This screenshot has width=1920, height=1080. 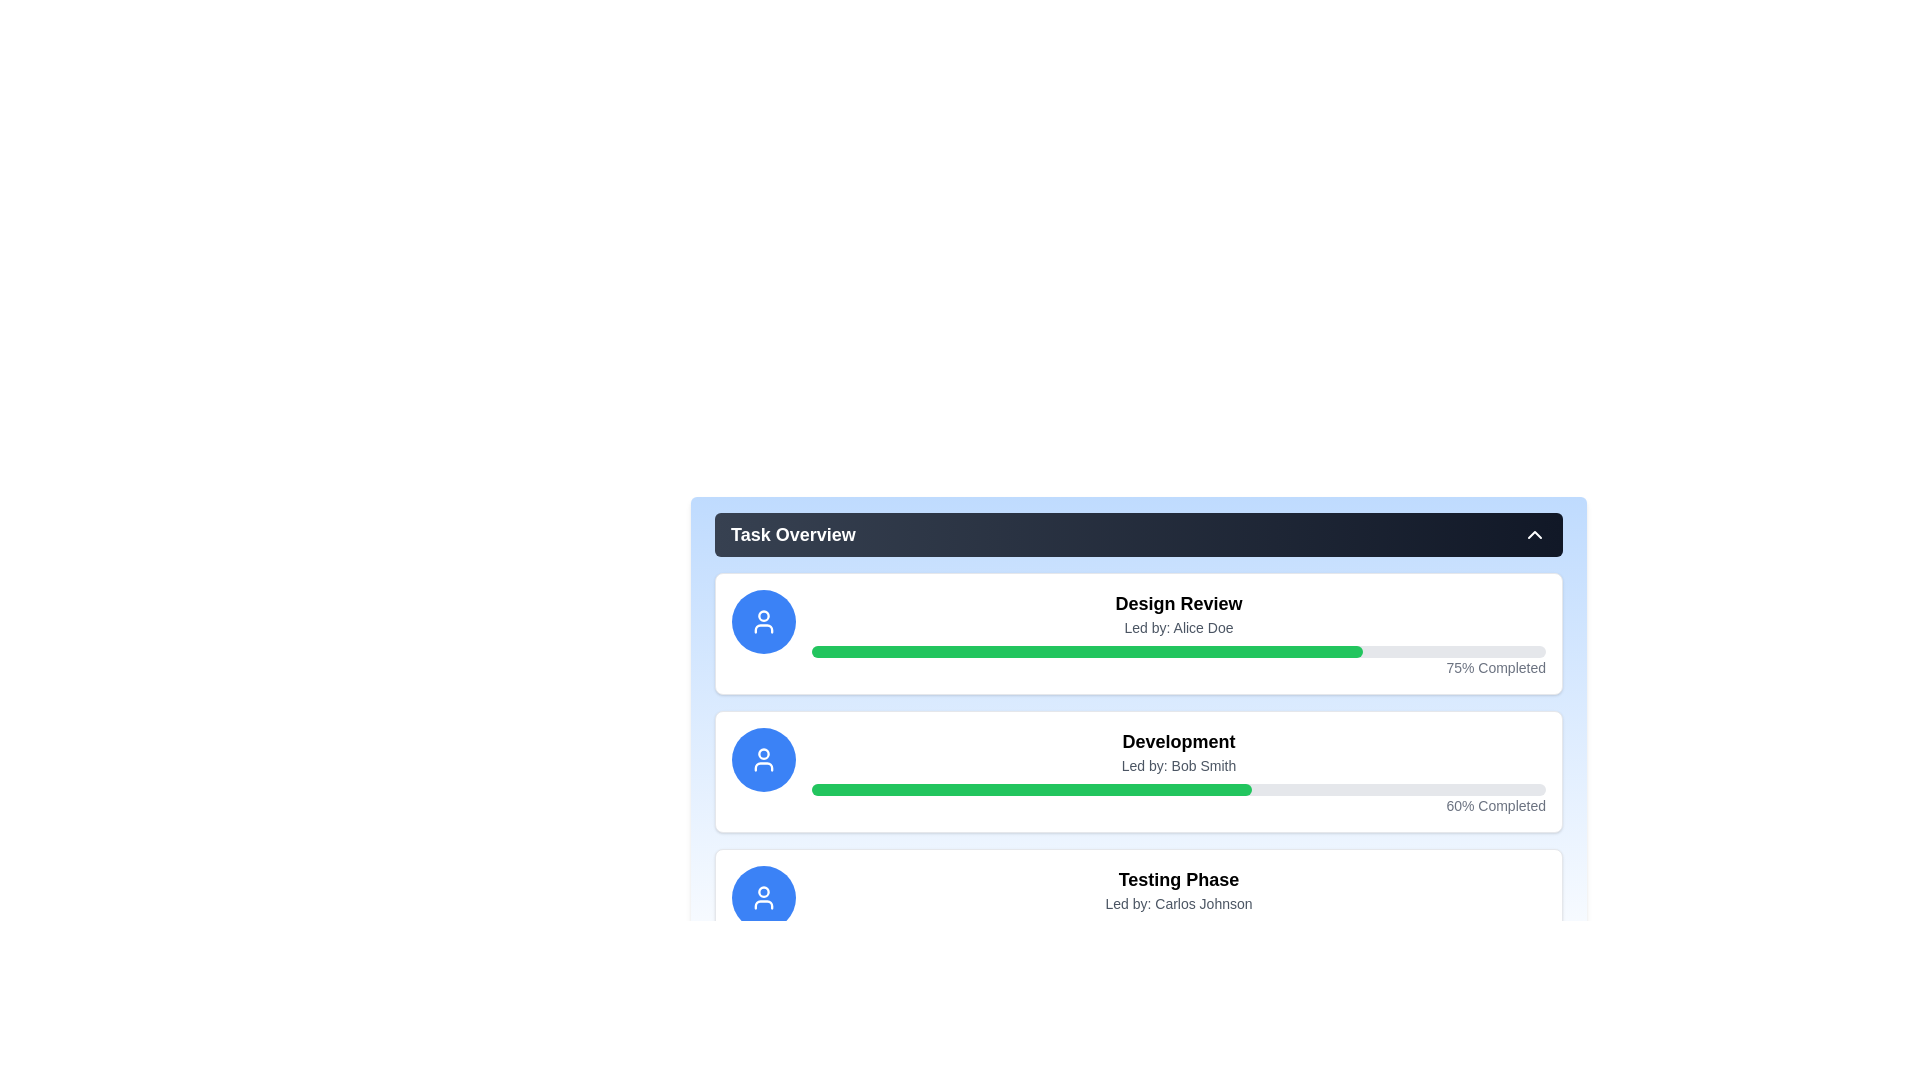 I want to click on the text label element that reads 'Led by: Alice Doe', which is styled with a light gray font and is centrally aligned beneath the title 'Design Review', so click(x=1179, y=627).